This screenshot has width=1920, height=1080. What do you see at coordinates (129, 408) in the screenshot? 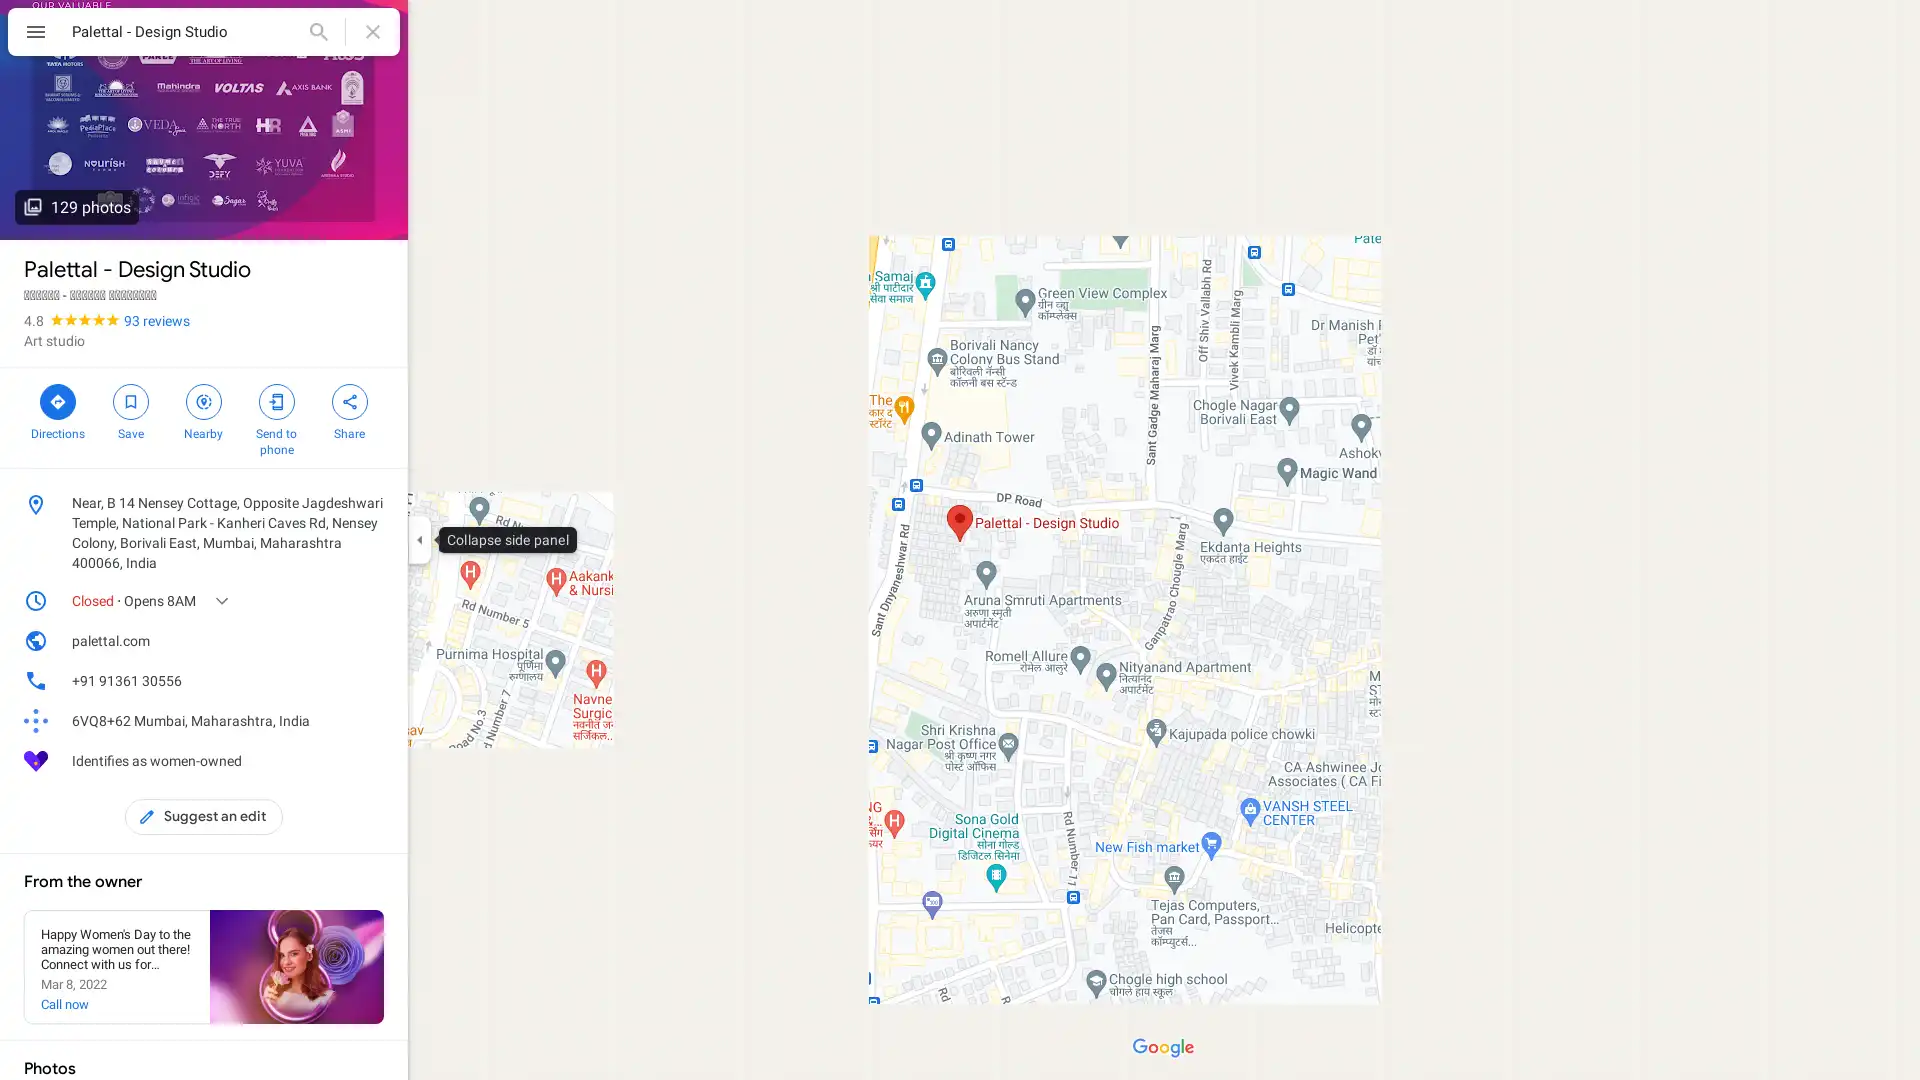
I see `Save Palettal - Design Studio in your lists` at bounding box center [129, 408].